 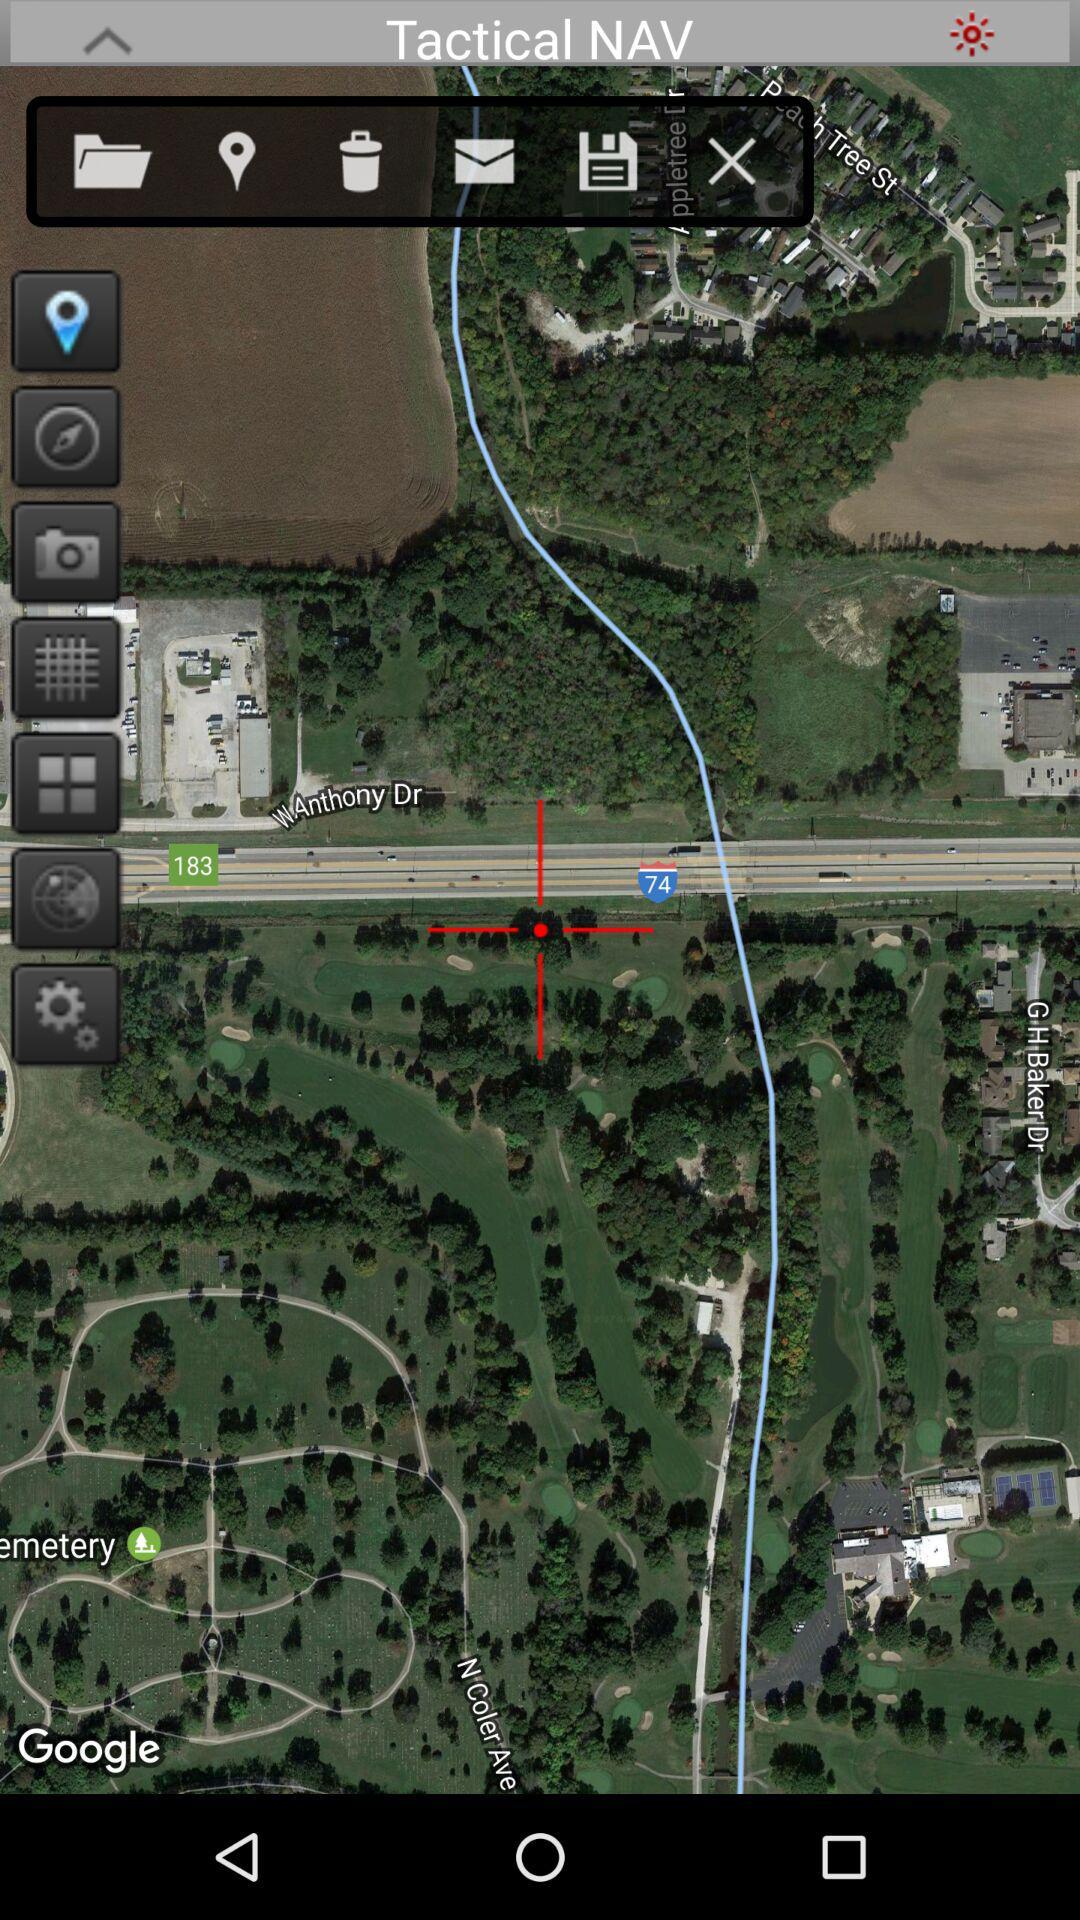 What do you see at coordinates (58, 435) in the screenshot?
I see `open compass` at bounding box center [58, 435].